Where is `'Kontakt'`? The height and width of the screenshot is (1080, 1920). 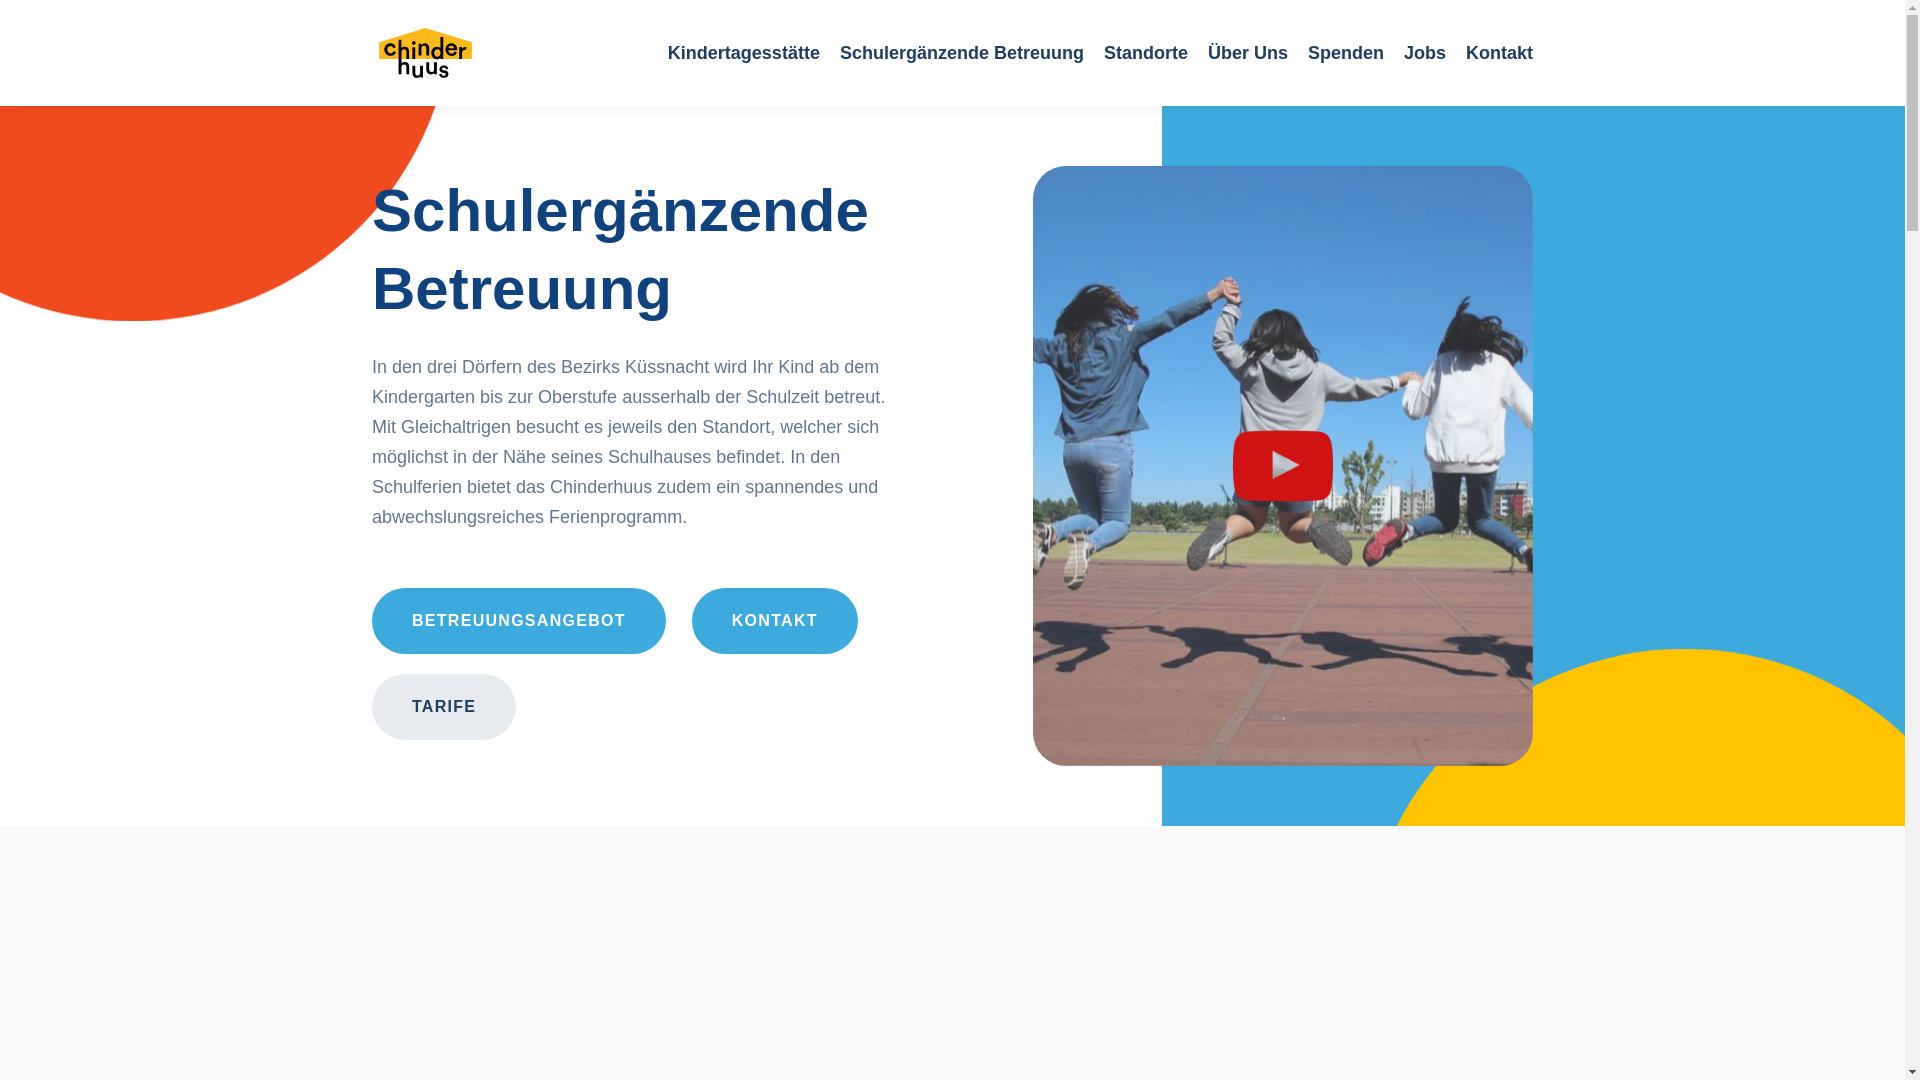
'Kontakt' is located at coordinates (1499, 52).